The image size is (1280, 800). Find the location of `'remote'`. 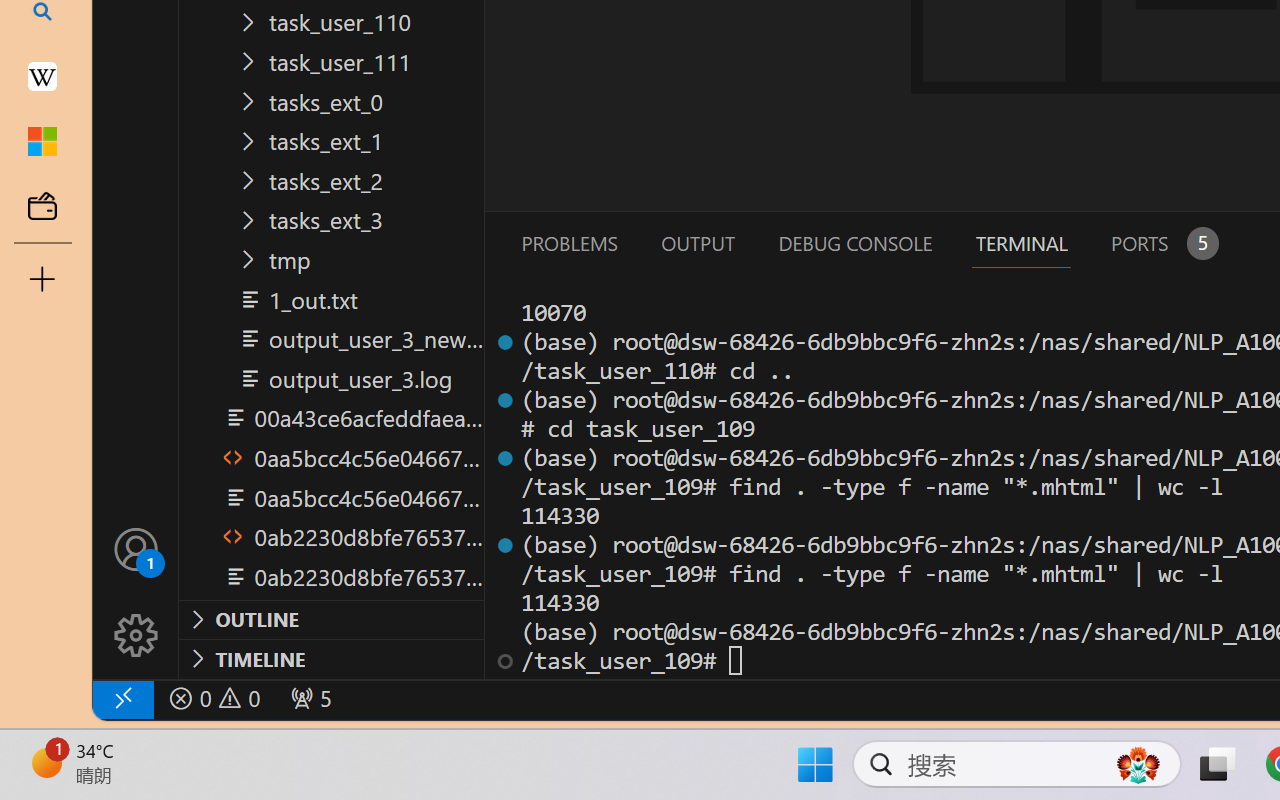

'remote' is located at coordinates (121, 698).